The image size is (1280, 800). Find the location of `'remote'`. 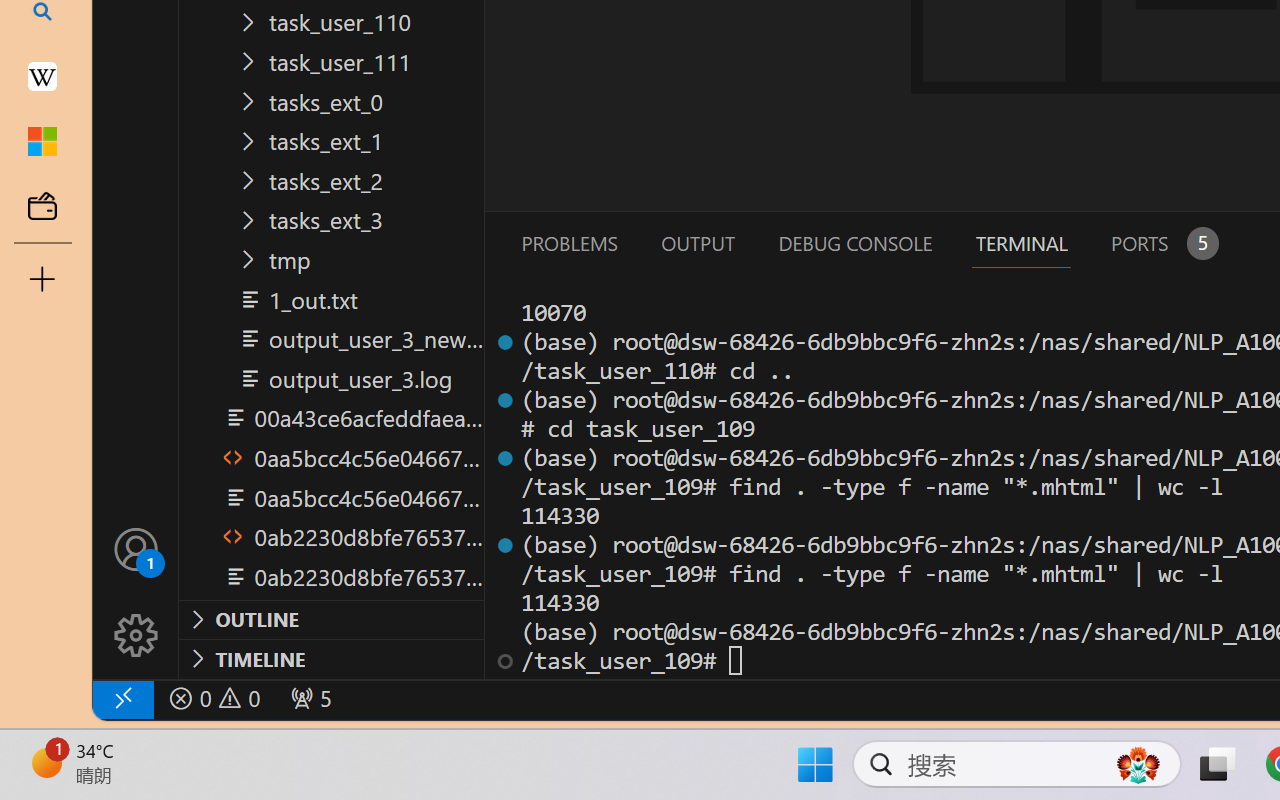

'remote' is located at coordinates (121, 698).